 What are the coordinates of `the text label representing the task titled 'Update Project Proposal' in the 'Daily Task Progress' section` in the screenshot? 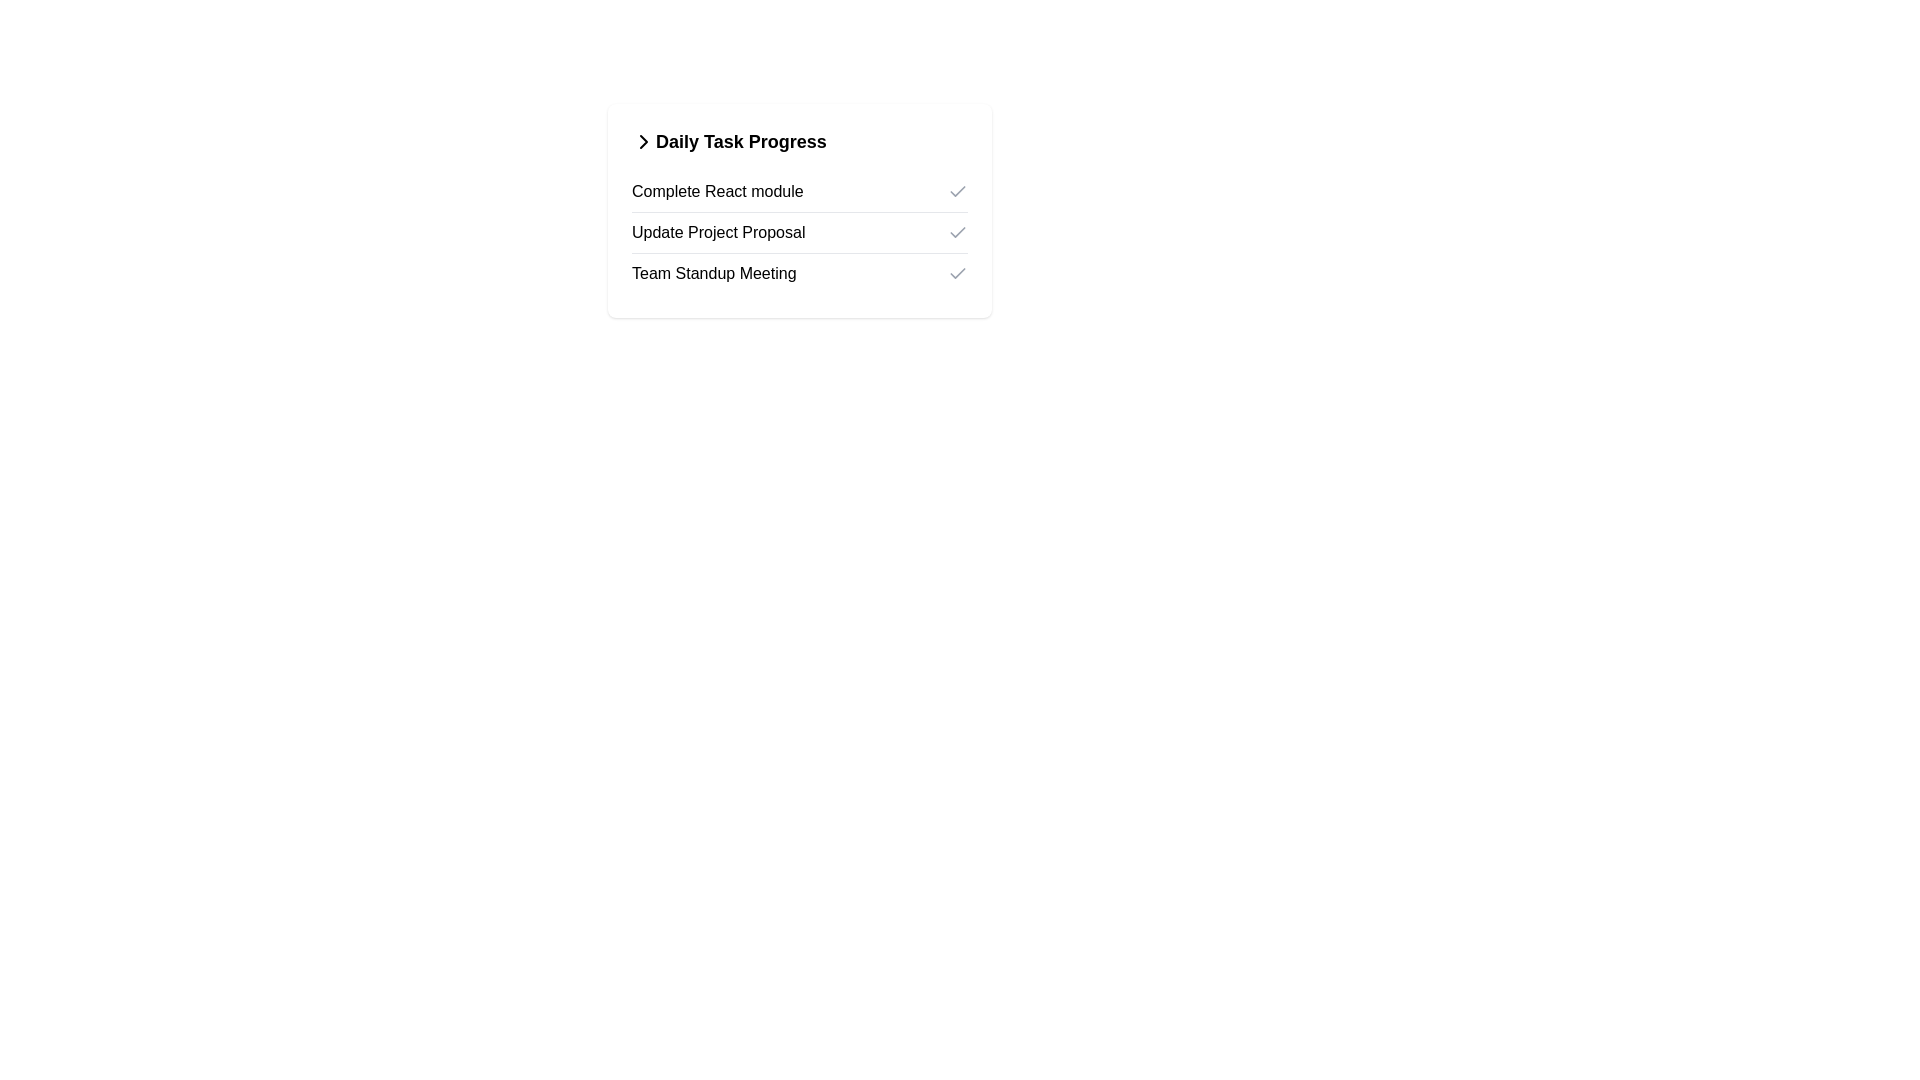 It's located at (718, 231).